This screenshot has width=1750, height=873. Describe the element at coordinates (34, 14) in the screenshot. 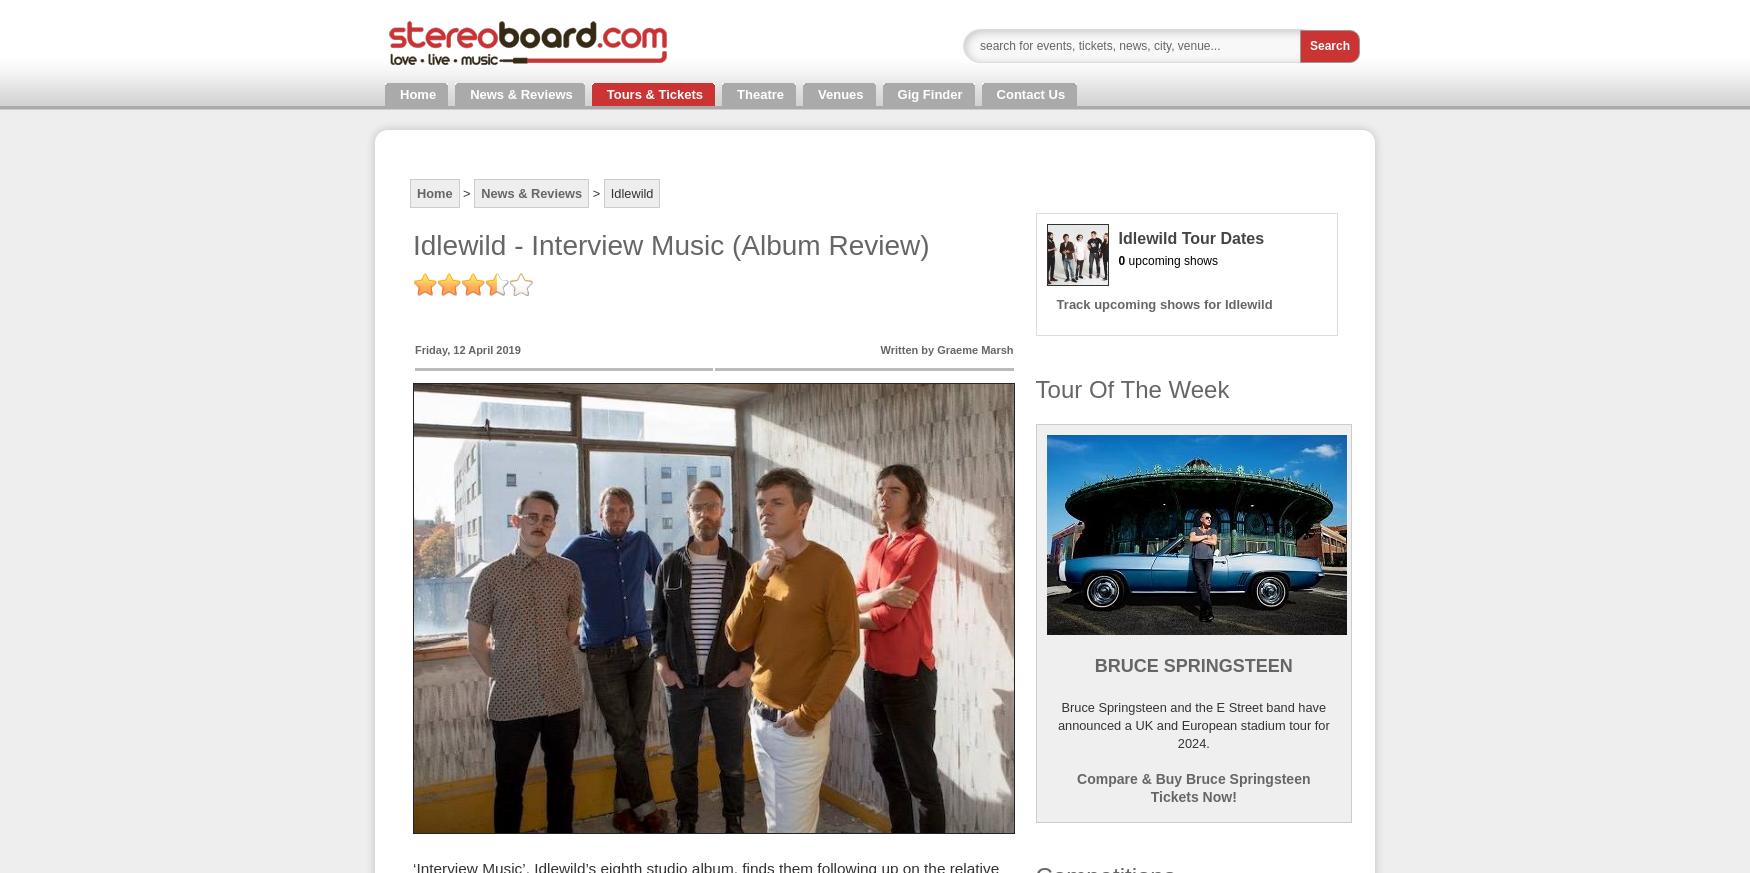

I see `'About Us'` at that location.